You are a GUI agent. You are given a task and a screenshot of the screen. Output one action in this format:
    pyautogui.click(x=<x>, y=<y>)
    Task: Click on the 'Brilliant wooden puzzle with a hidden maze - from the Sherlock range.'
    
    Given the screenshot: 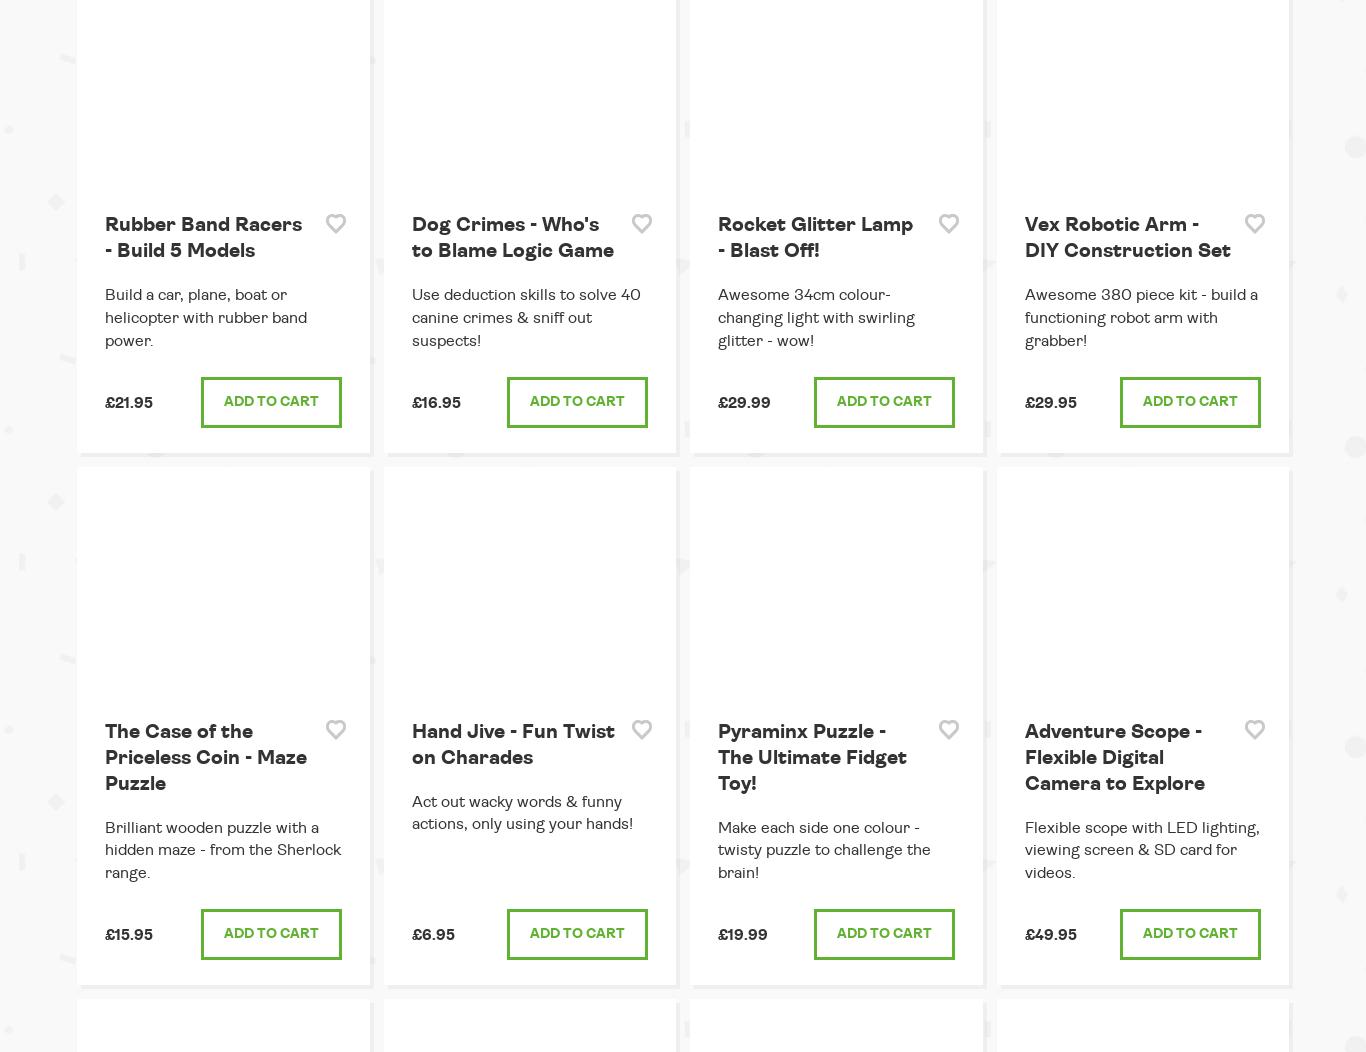 What is the action you would take?
    pyautogui.click(x=222, y=849)
    